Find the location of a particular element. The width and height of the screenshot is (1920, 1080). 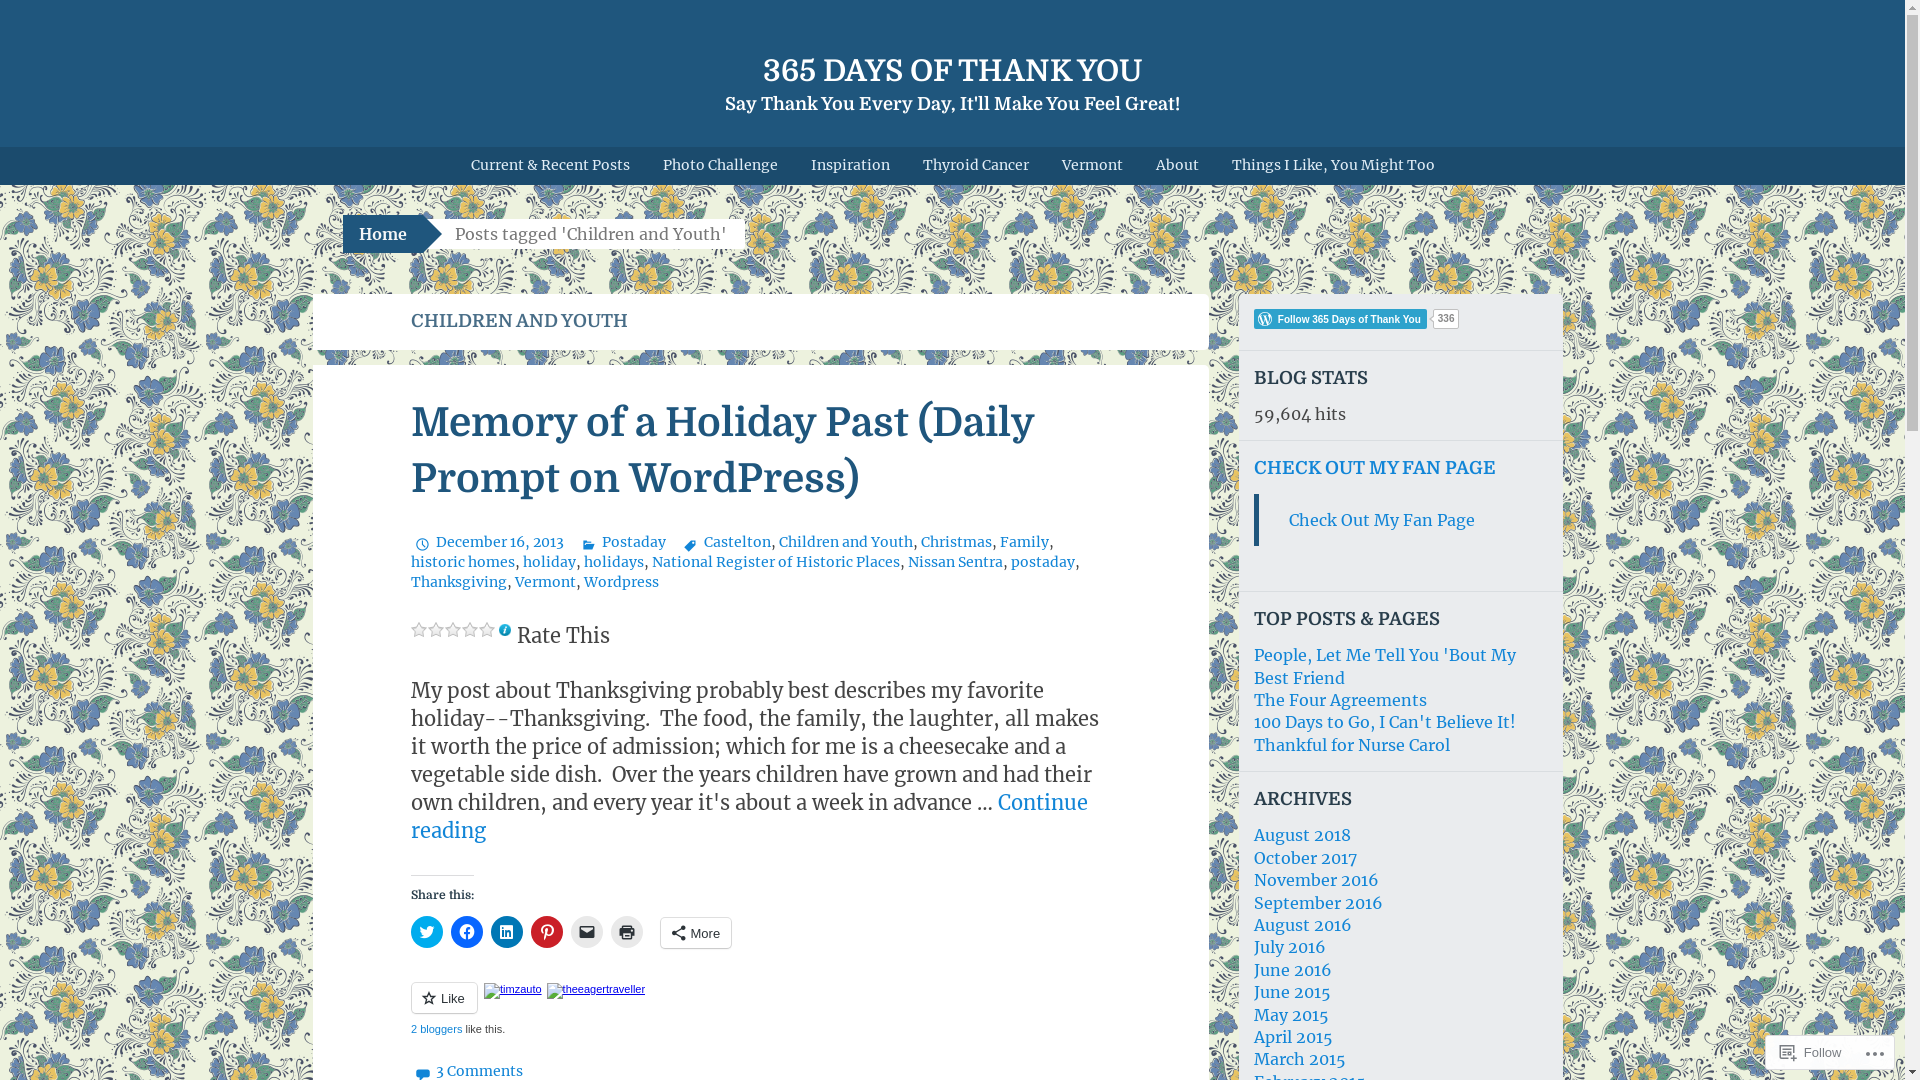

'Click to share on Twitter (Opens in new window)' is located at coordinates (425, 932).